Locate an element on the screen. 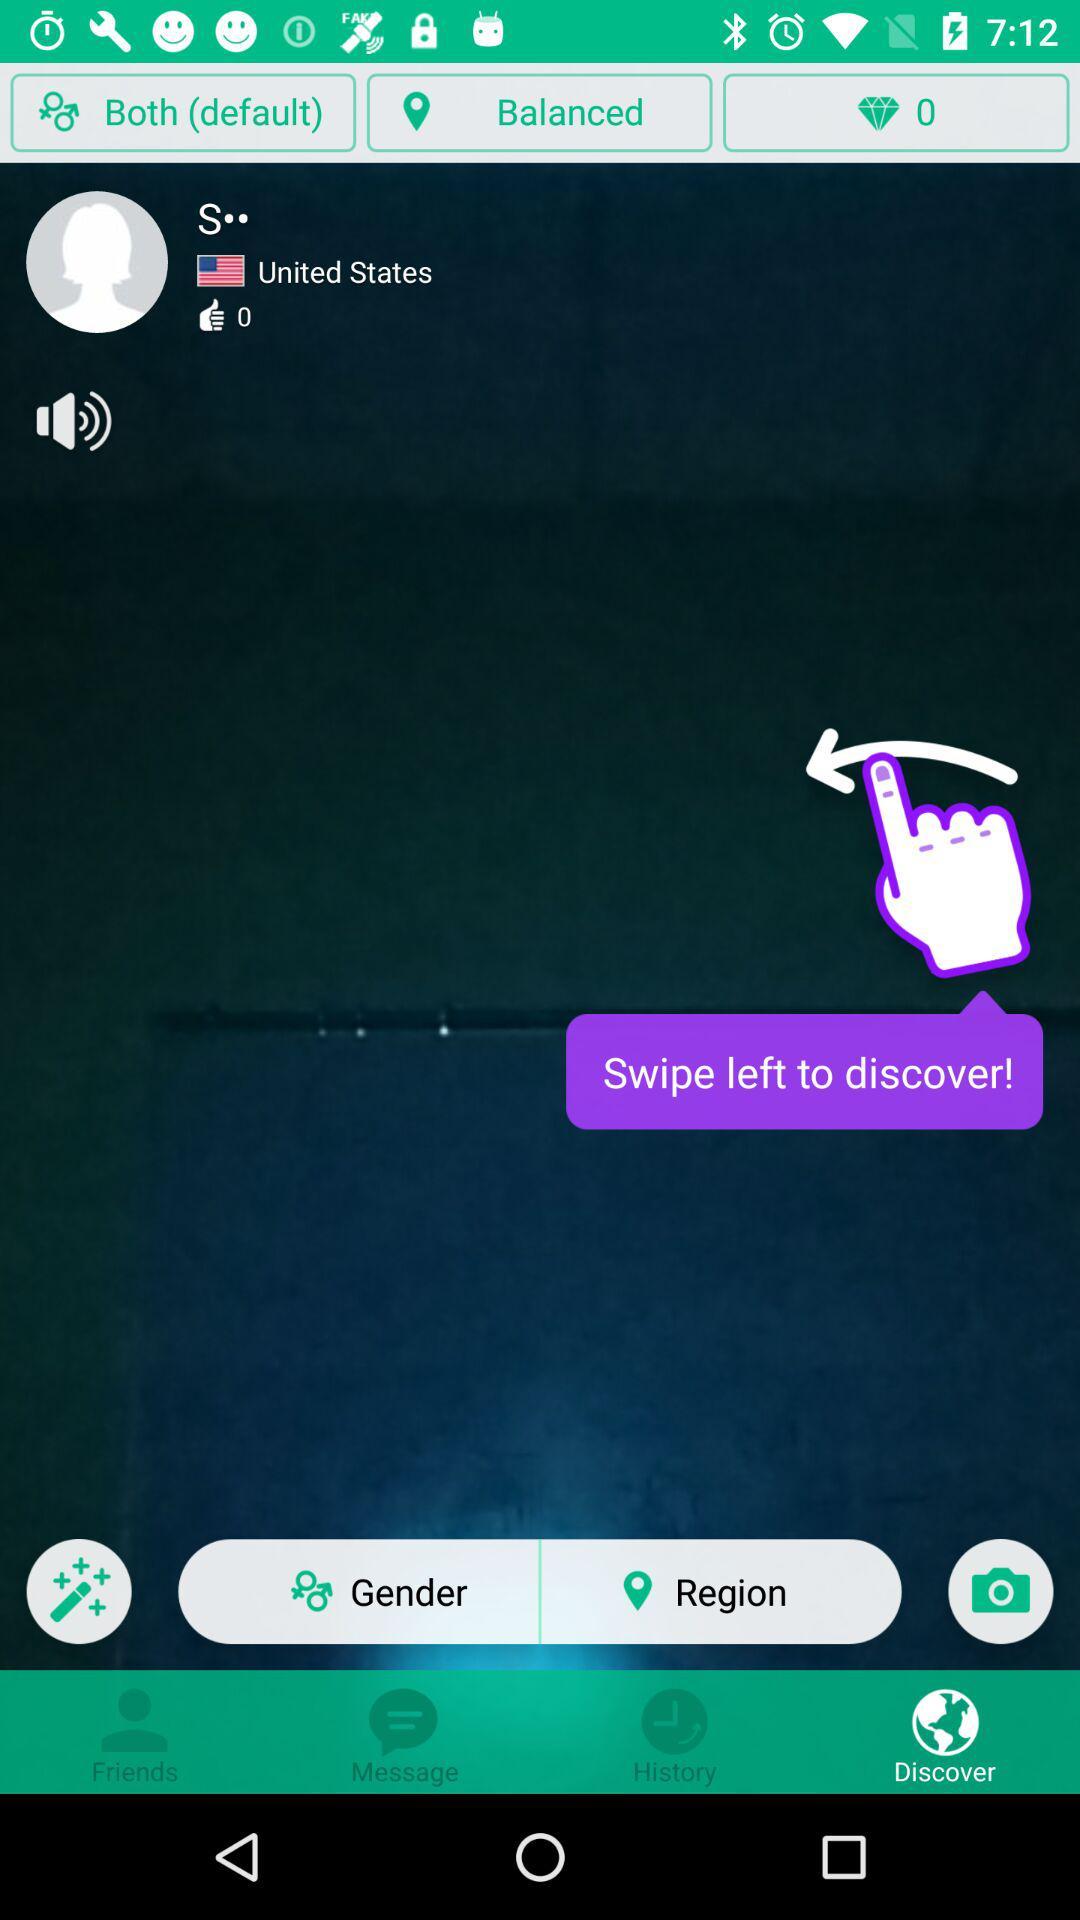  take photo is located at coordinates (1000, 1604).